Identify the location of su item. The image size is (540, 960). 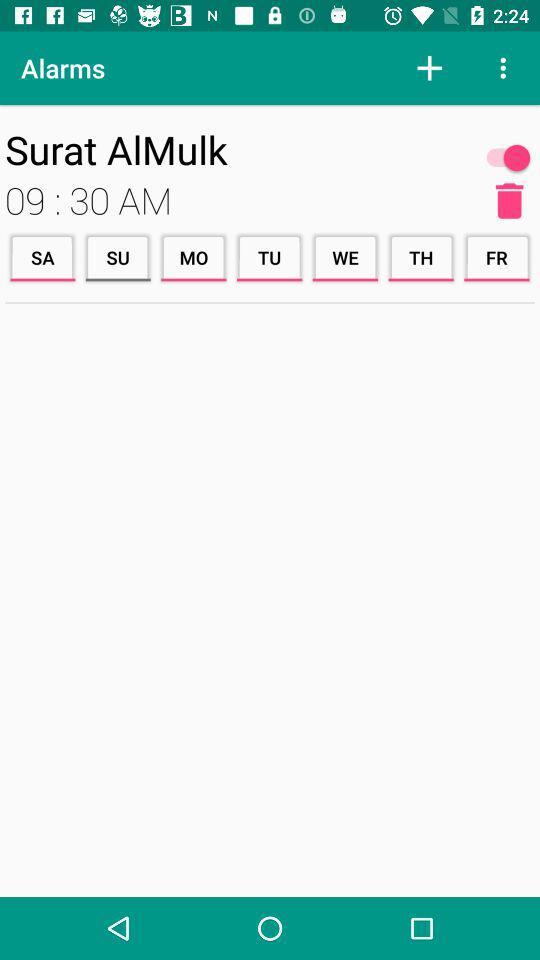
(118, 256).